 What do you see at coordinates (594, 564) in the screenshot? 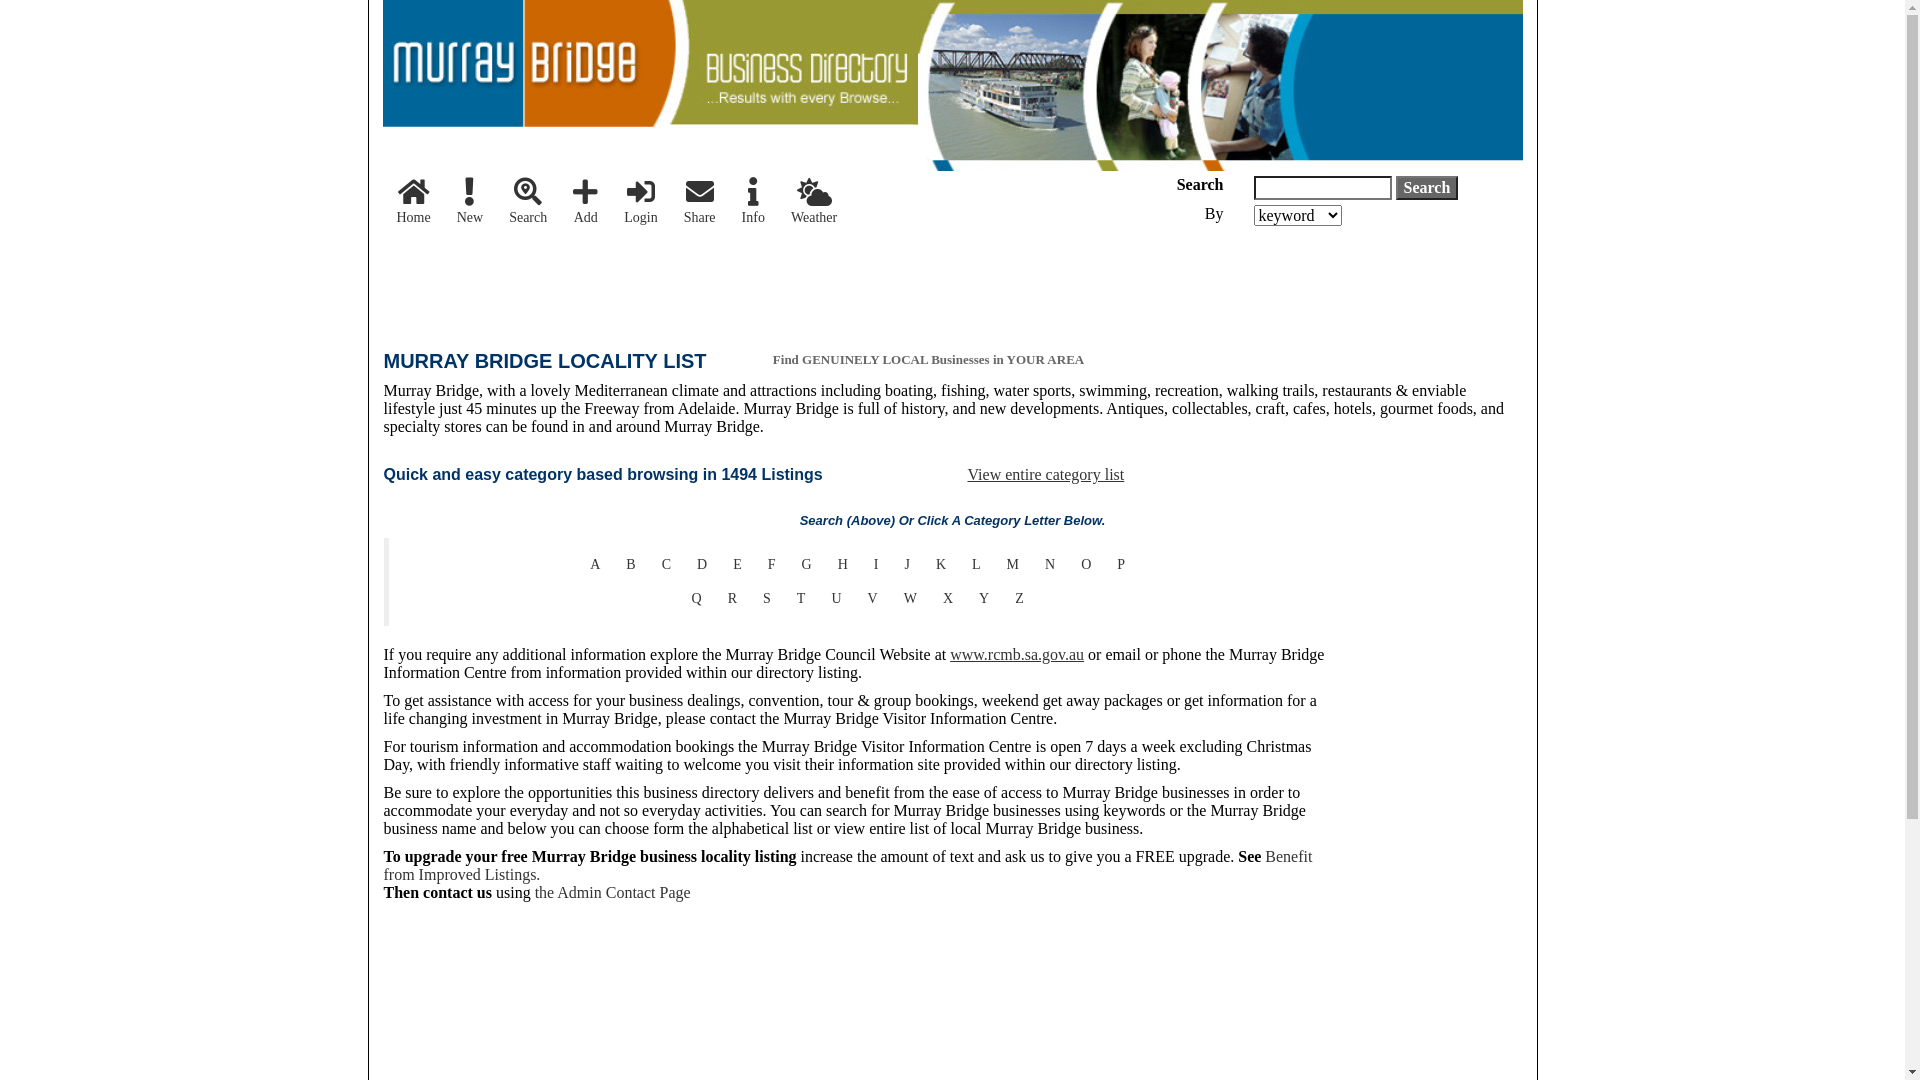
I see `'A'` at bounding box center [594, 564].